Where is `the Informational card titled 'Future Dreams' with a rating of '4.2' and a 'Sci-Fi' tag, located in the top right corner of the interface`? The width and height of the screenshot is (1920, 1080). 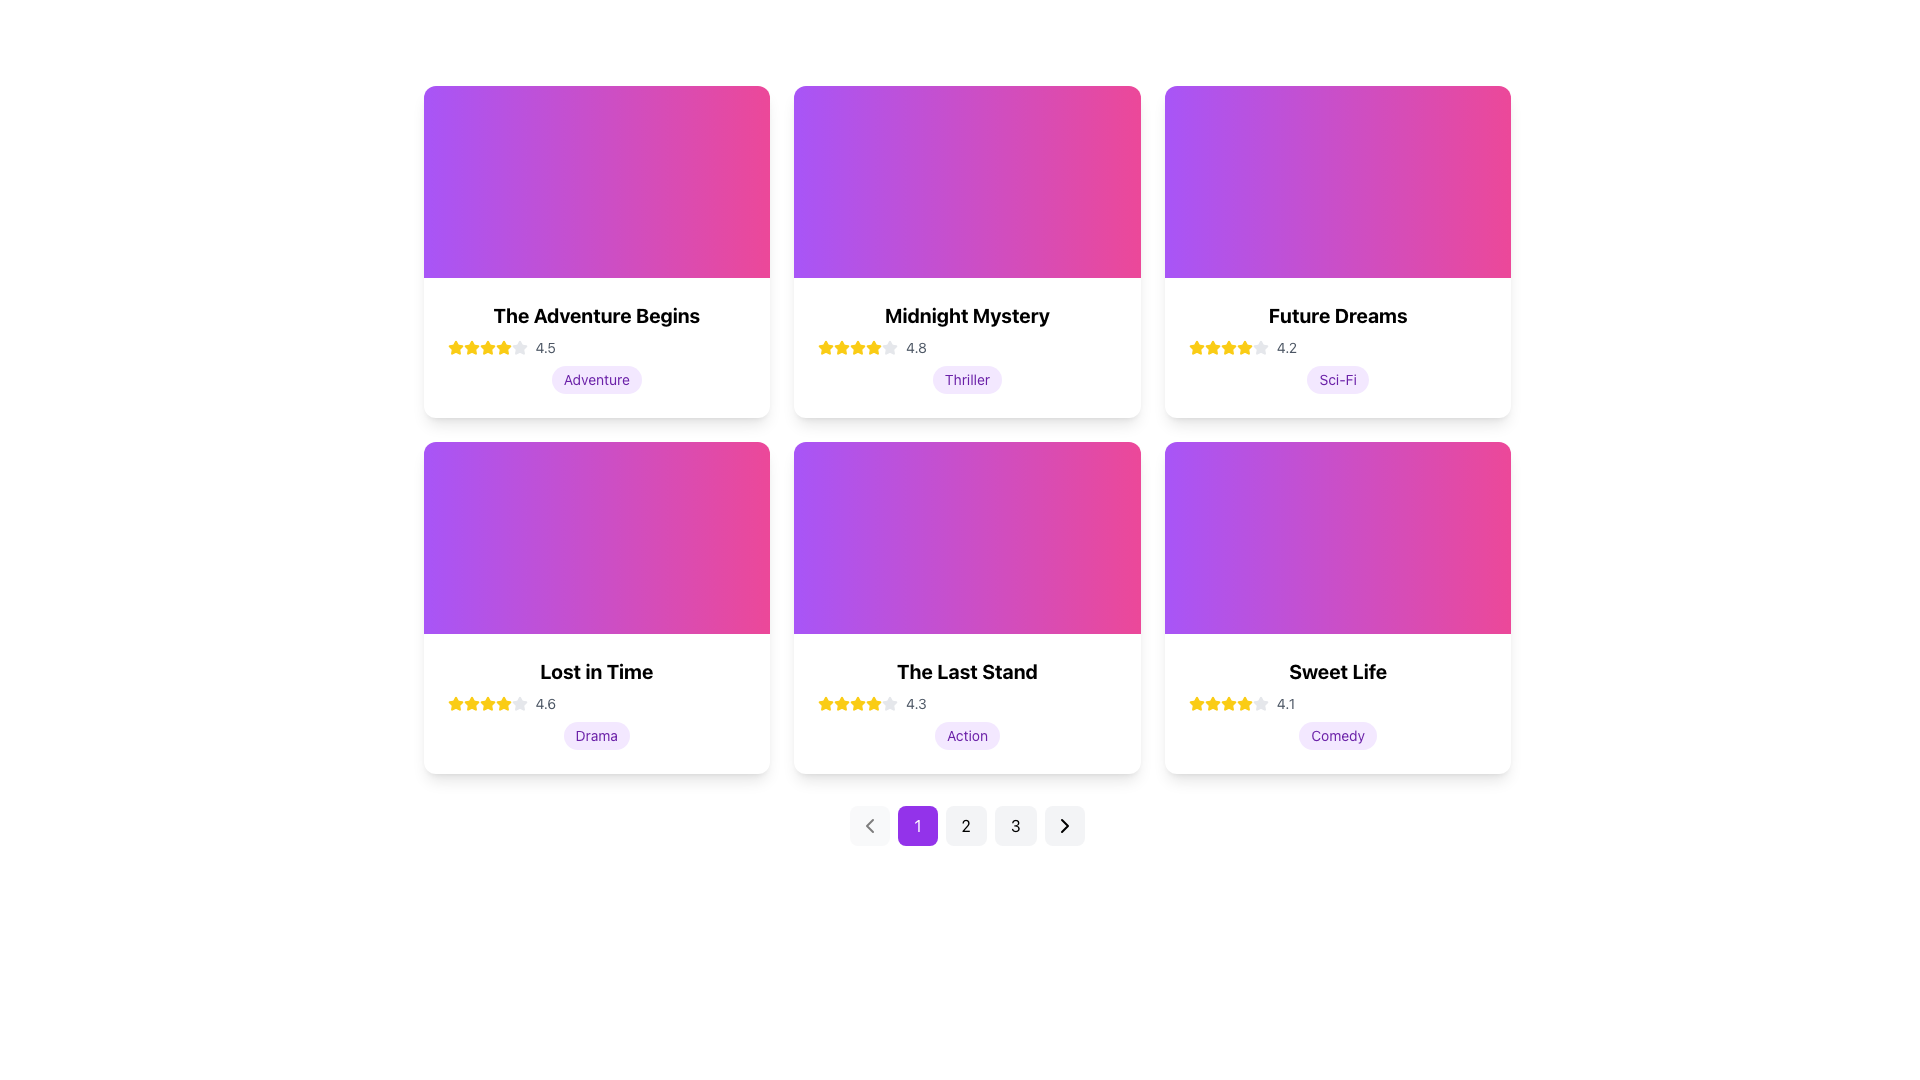
the Informational card titled 'Future Dreams' with a rating of '4.2' and a 'Sci-Fi' tag, located in the top right corner of the interface is located at coordinates (1338, 250).